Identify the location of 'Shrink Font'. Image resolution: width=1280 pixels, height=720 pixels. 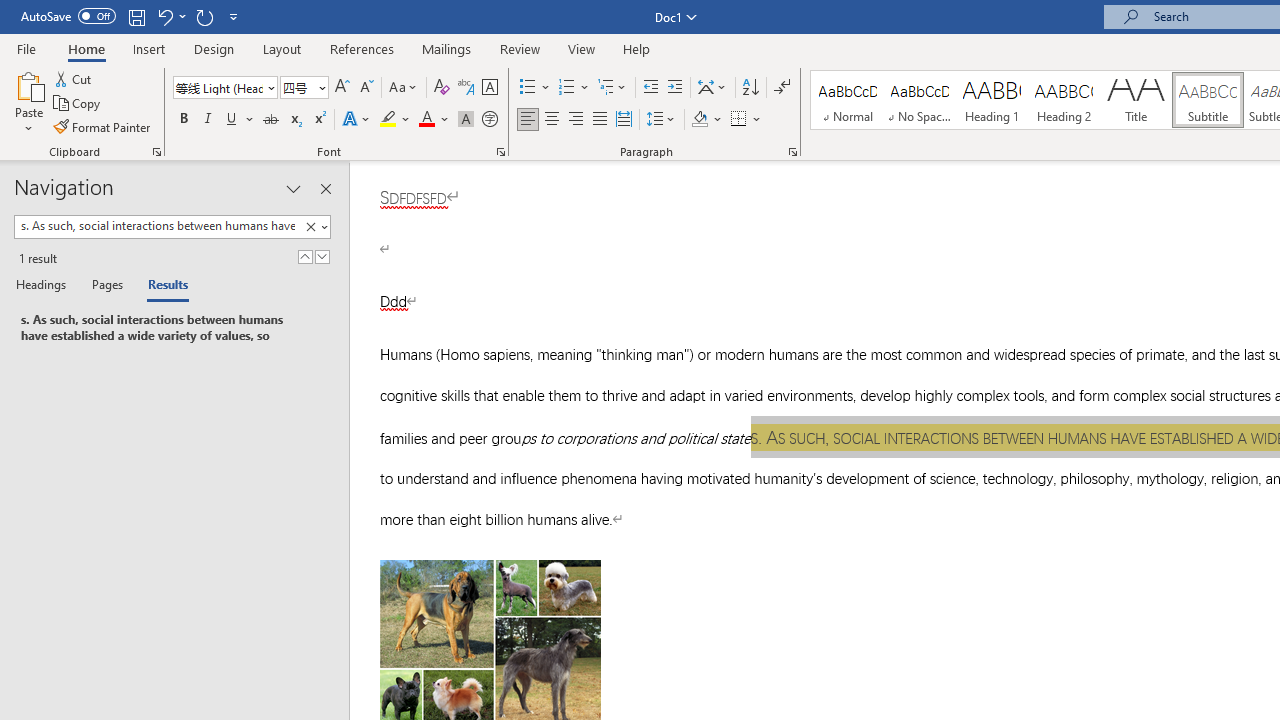
(366, 86).